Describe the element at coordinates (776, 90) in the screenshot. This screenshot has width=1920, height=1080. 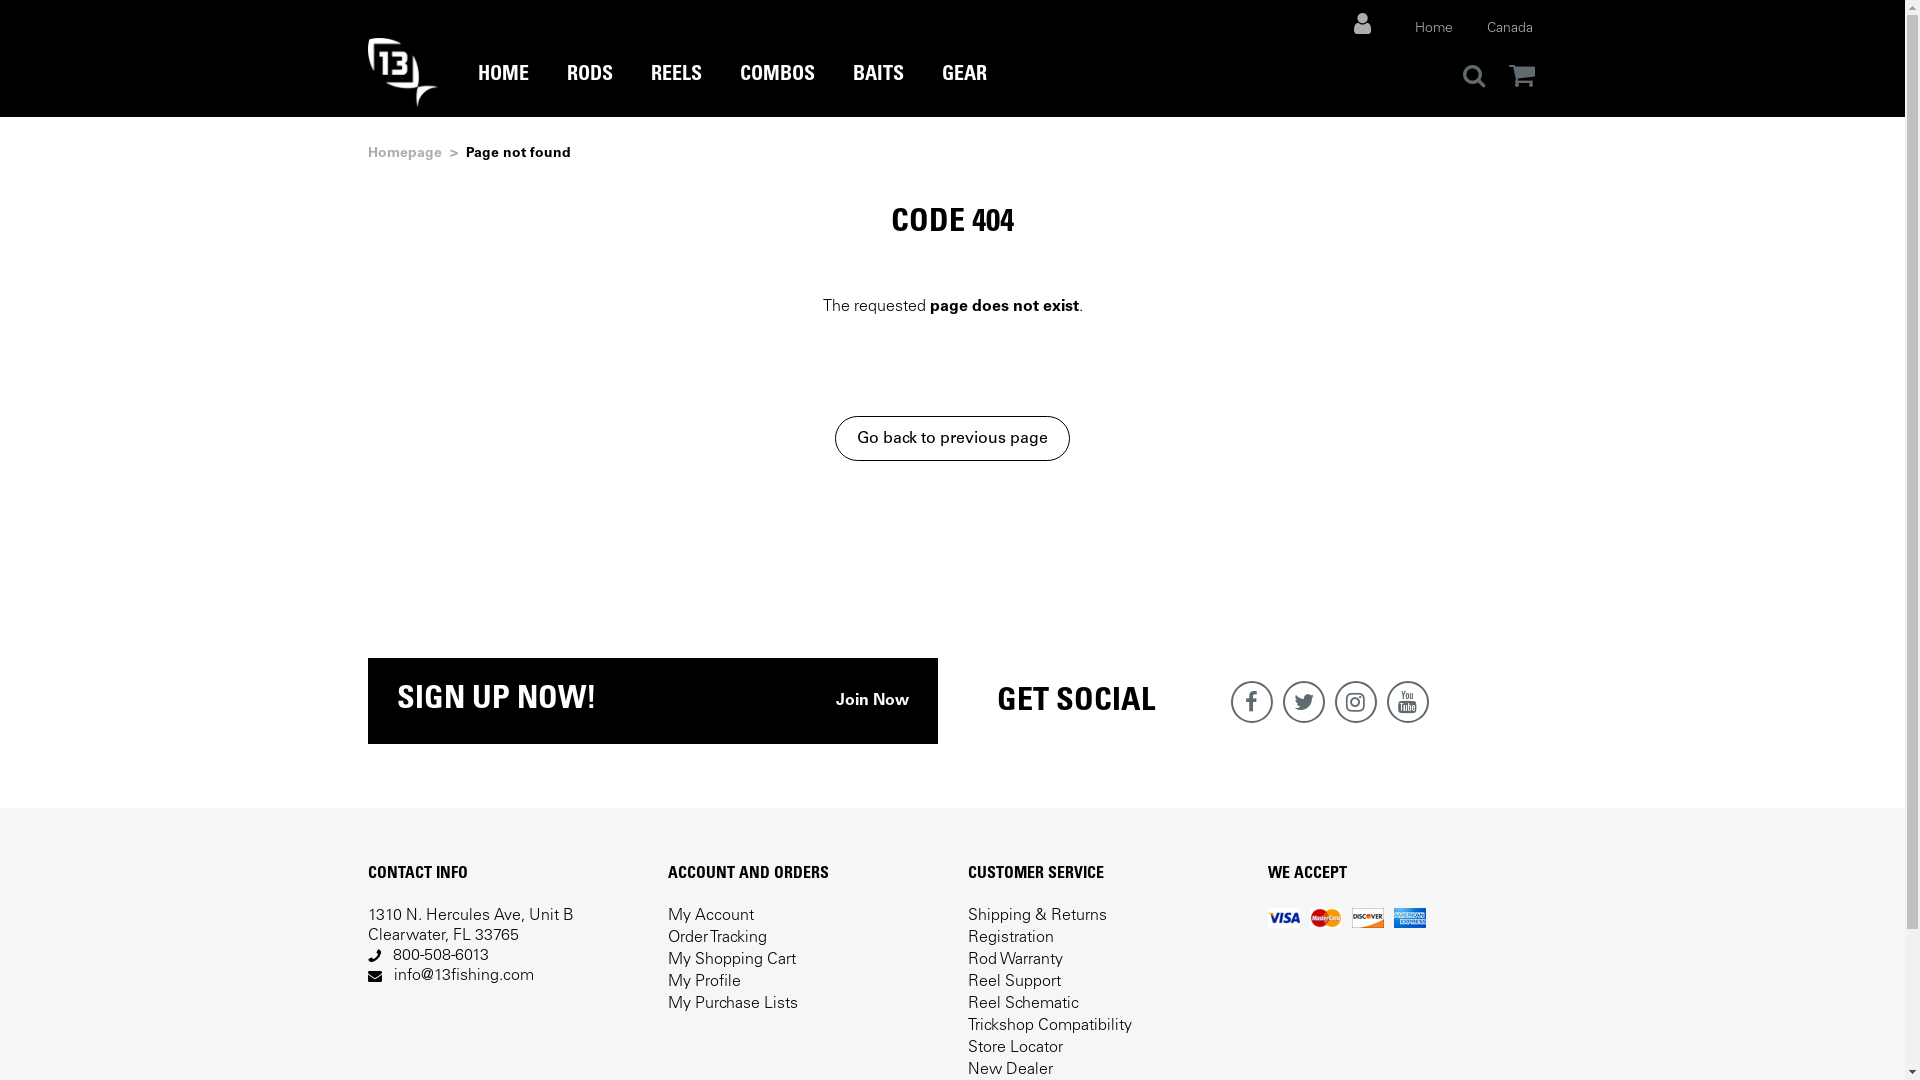
I see `'COMBOS'` at that location.